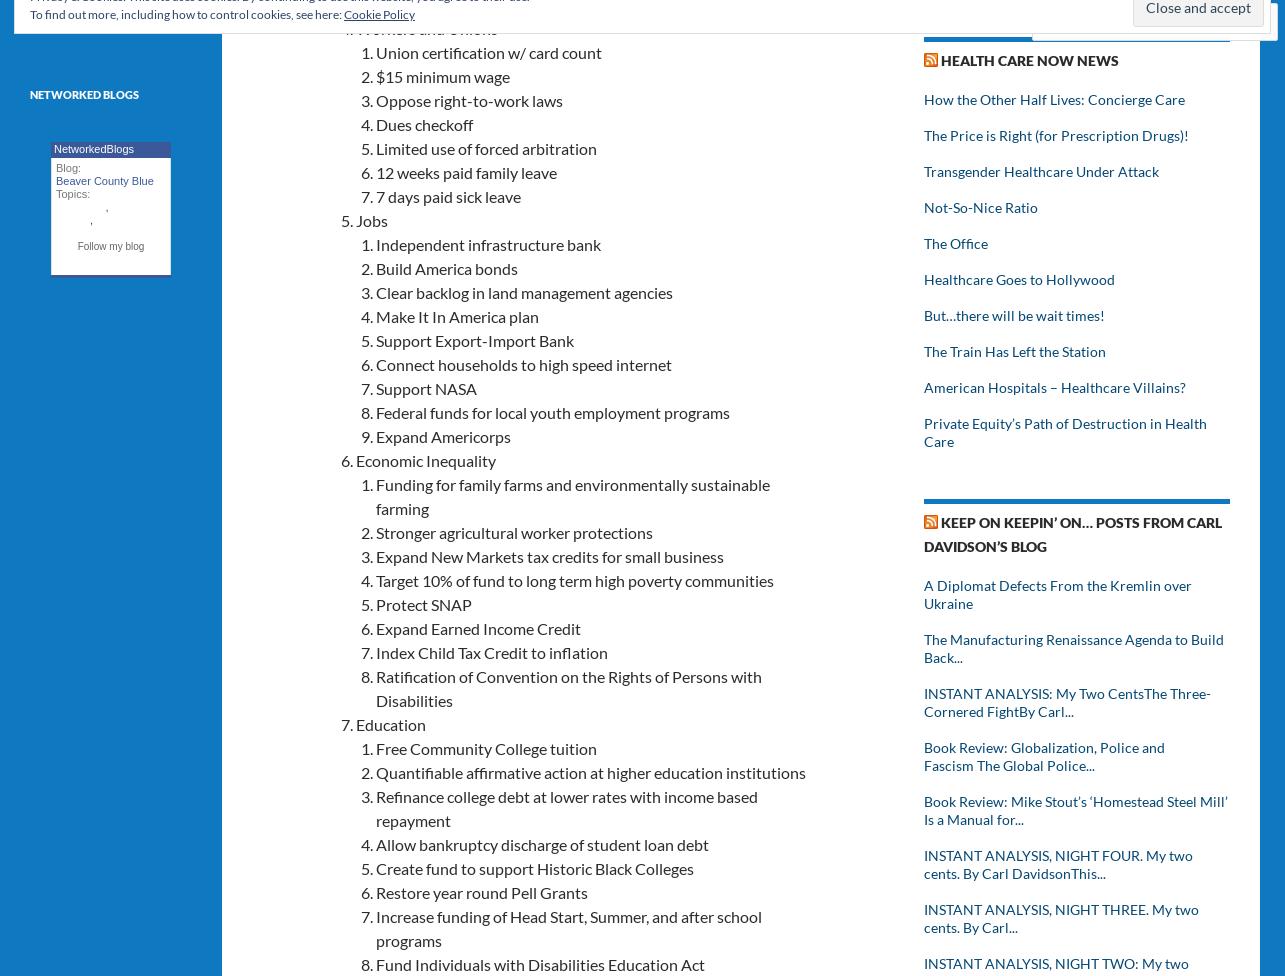 Image resolution: width=1285 pixels, height=976 pixels. I want to click on 'Build America bonds', so click(447, 267).